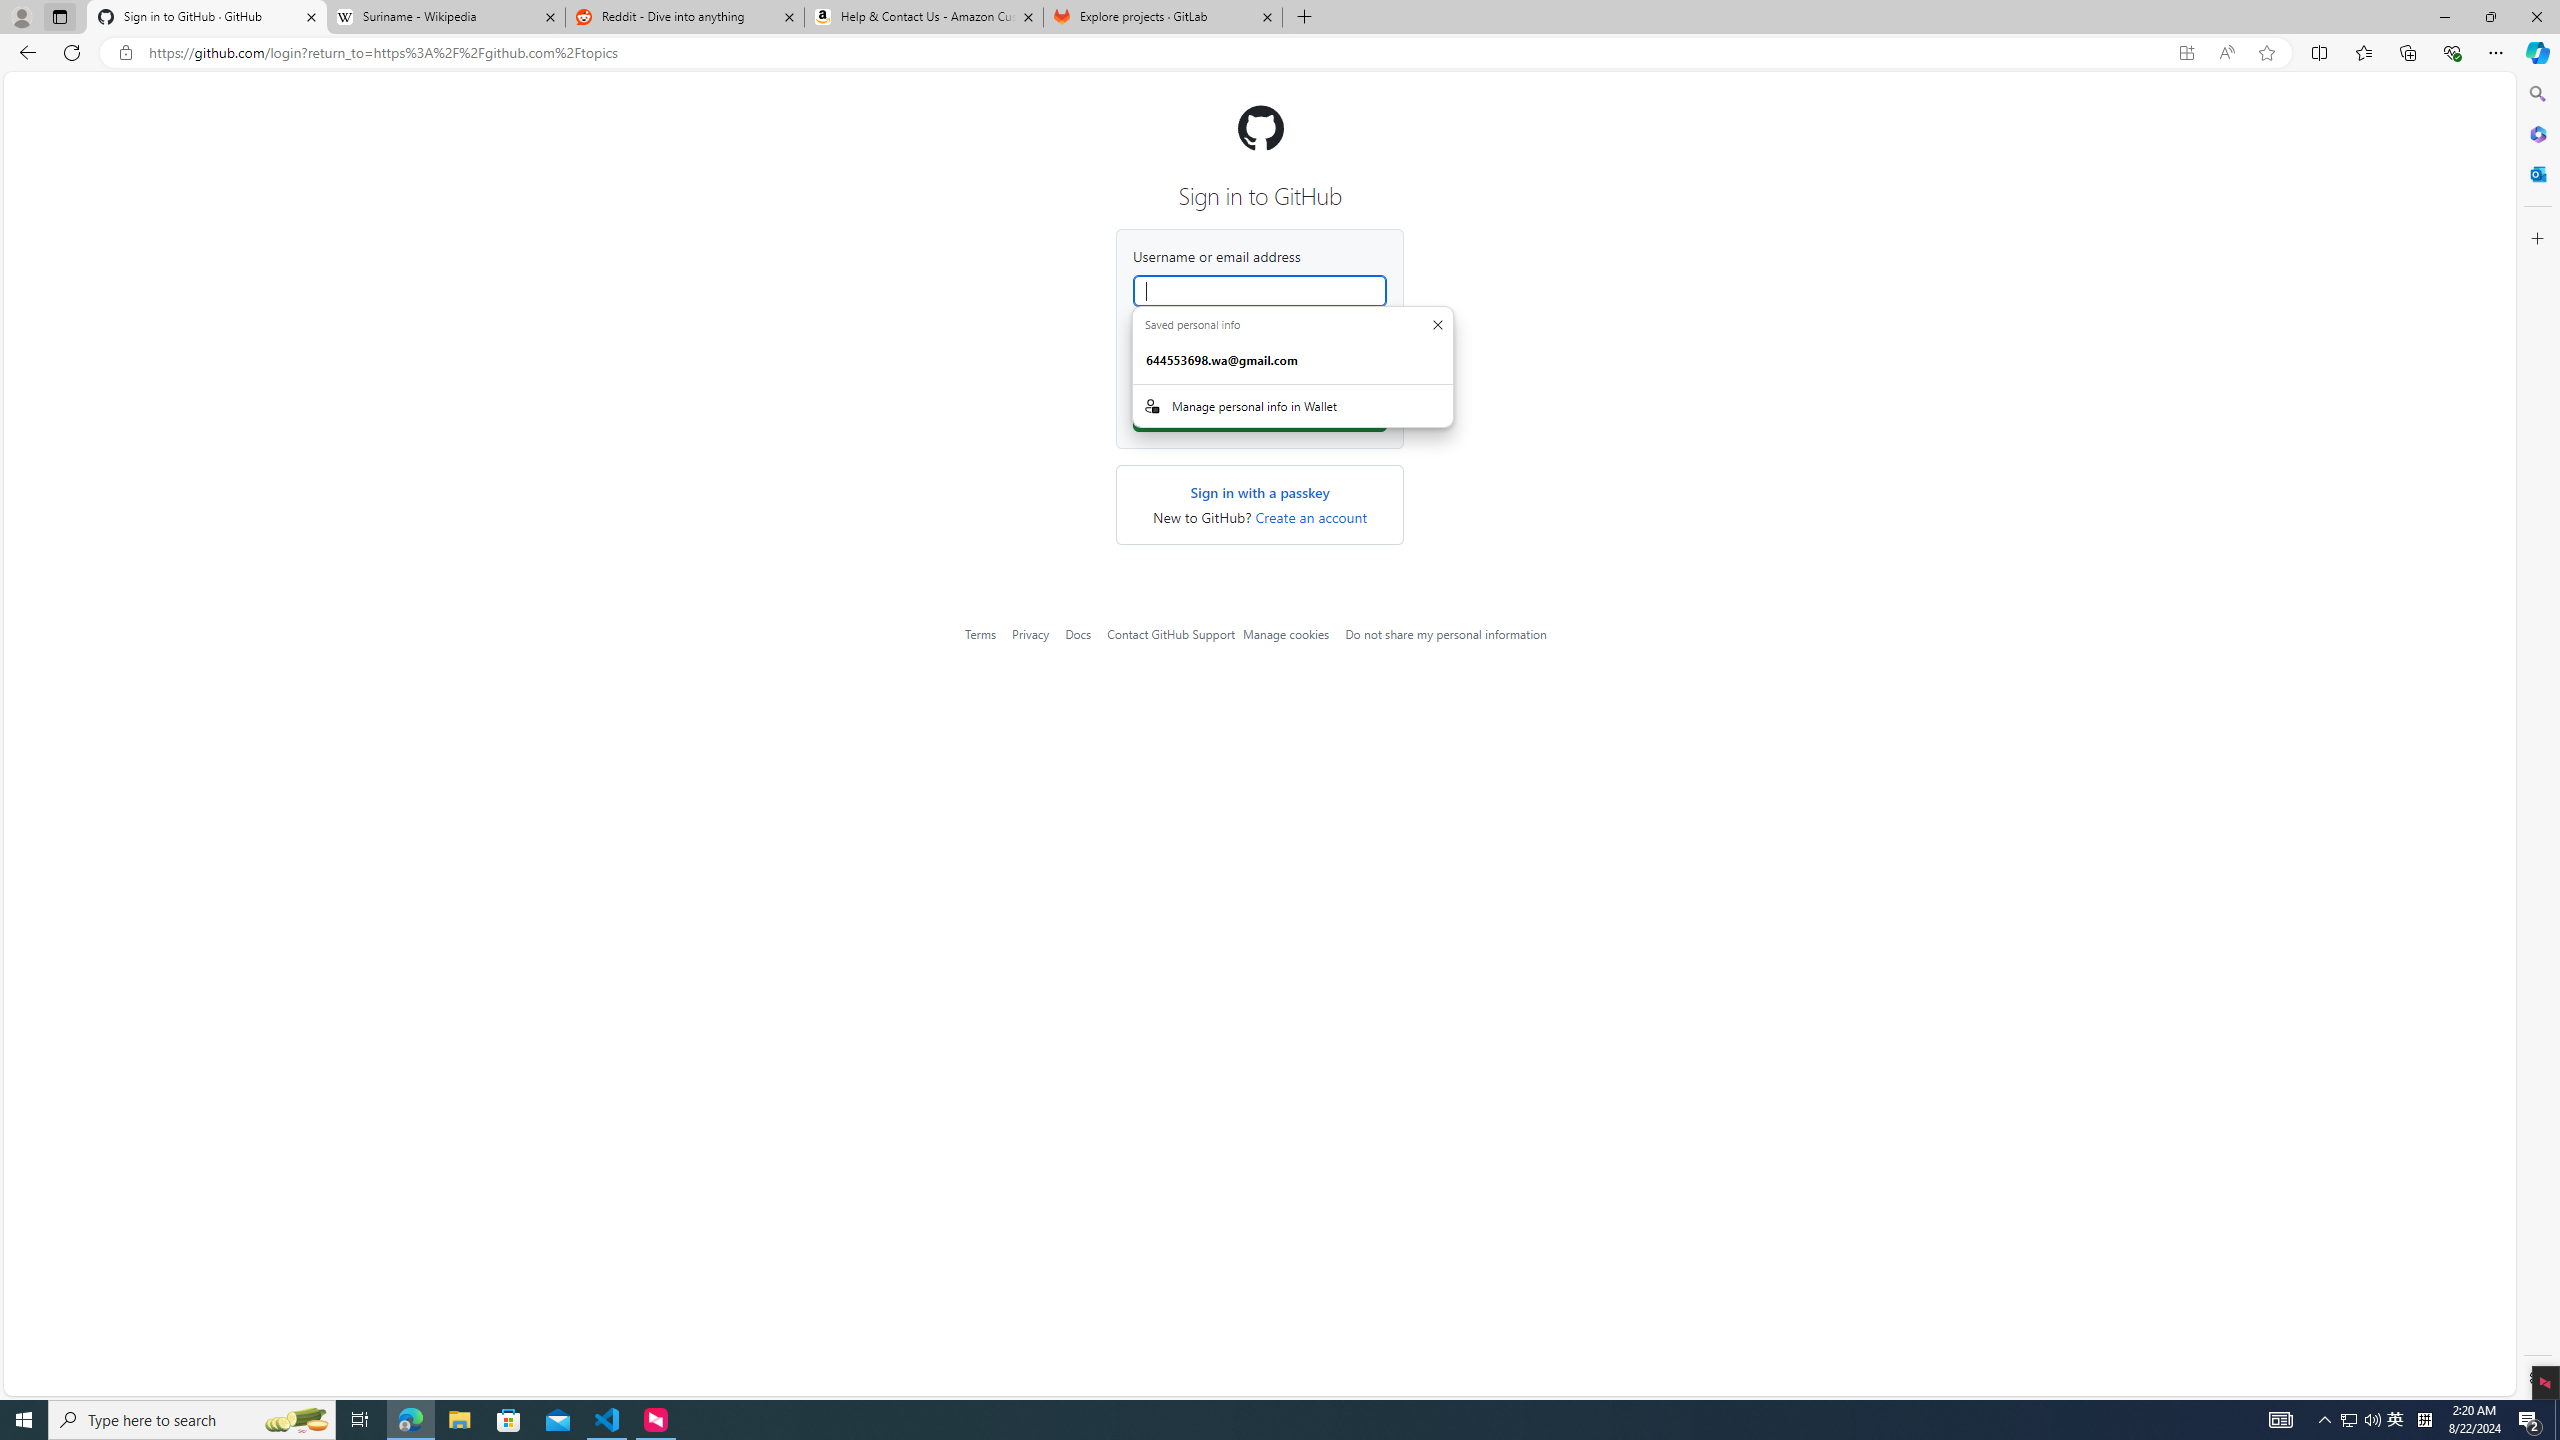 The height and width of the screenshot is (1440, 2560). What do you see at coordinates (1259, 491) in the screenshot?
I see `'Sign in with a passkey'` at bounding box center [1259, 491].